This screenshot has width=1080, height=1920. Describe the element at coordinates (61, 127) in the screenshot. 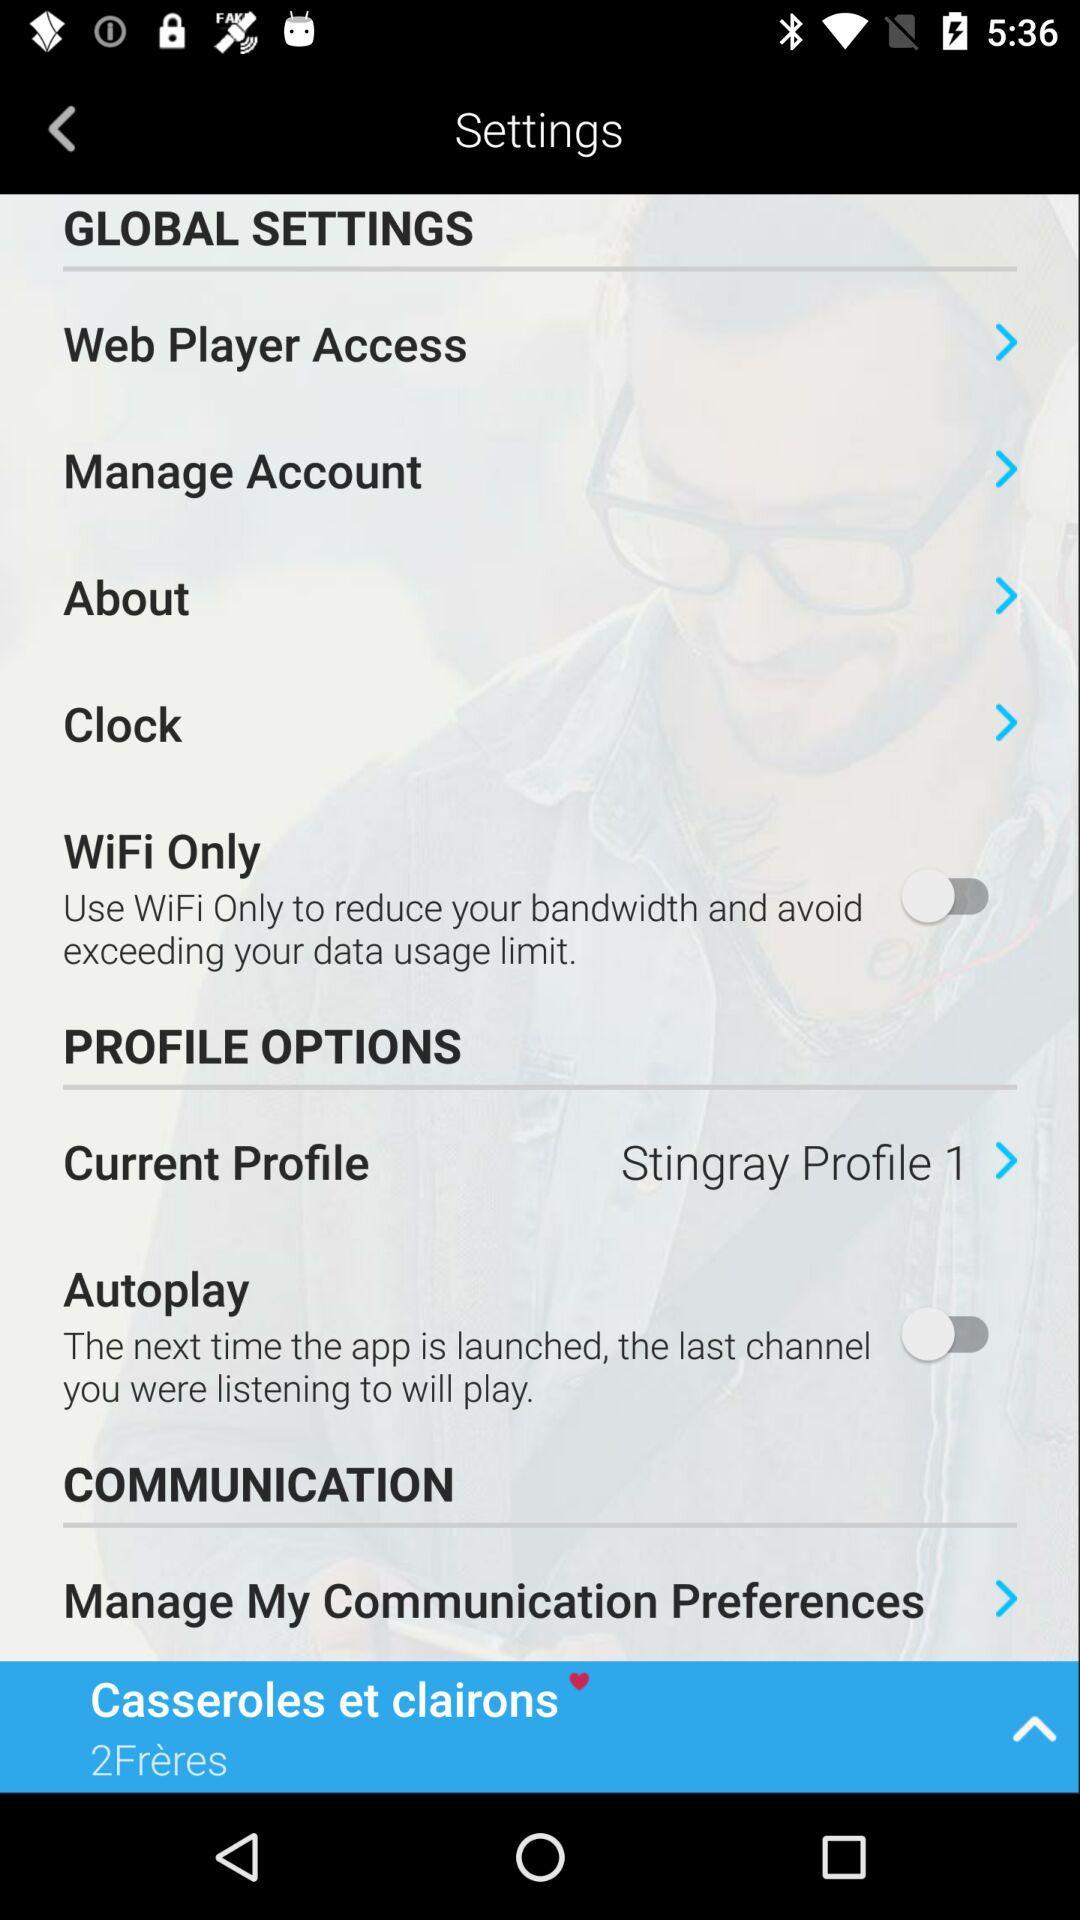

I see `the item next to settings icon` at that location.